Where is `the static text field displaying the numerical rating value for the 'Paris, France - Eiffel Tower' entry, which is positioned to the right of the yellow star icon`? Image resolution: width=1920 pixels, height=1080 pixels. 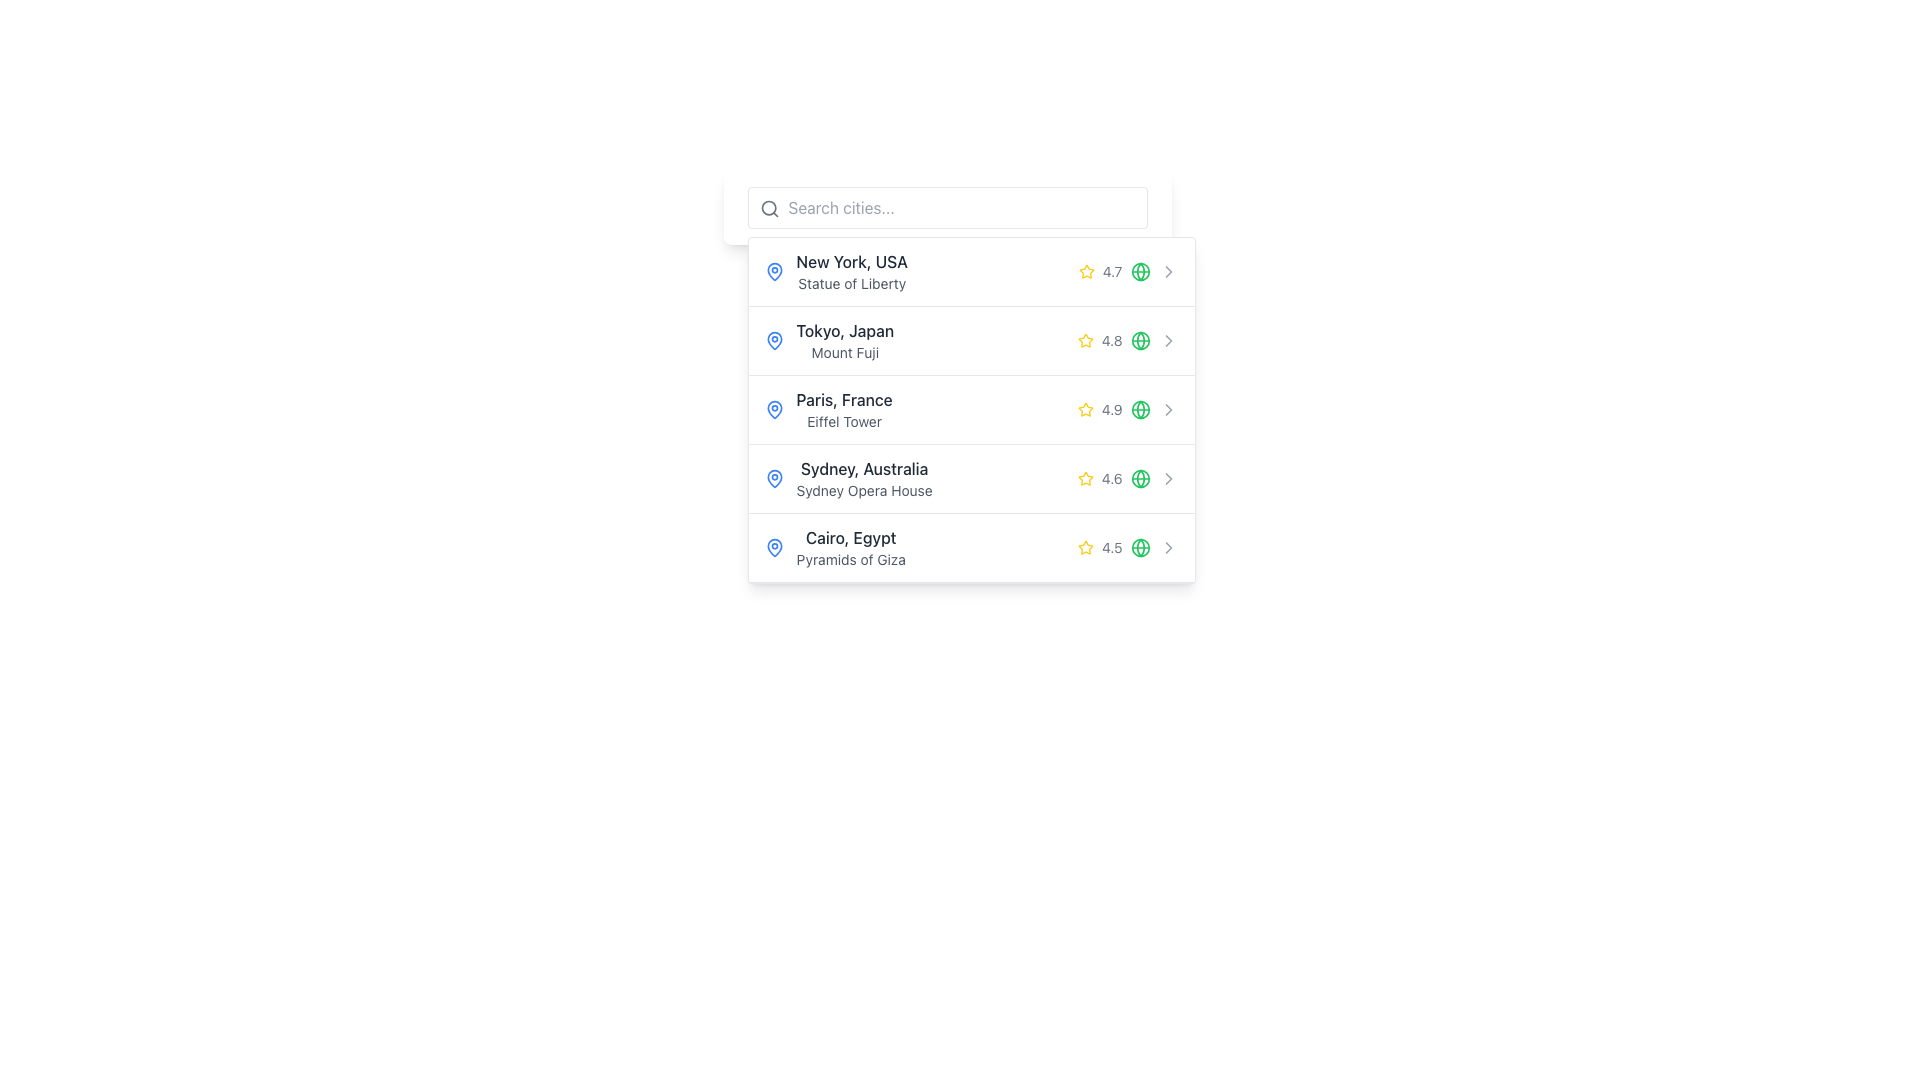 the static text field displaying the numerical rating value for the 'Paris, France - Eiffel Tower' entry, which is positioned to the right of the yellow star icon is located at coordinates (1111, 408).